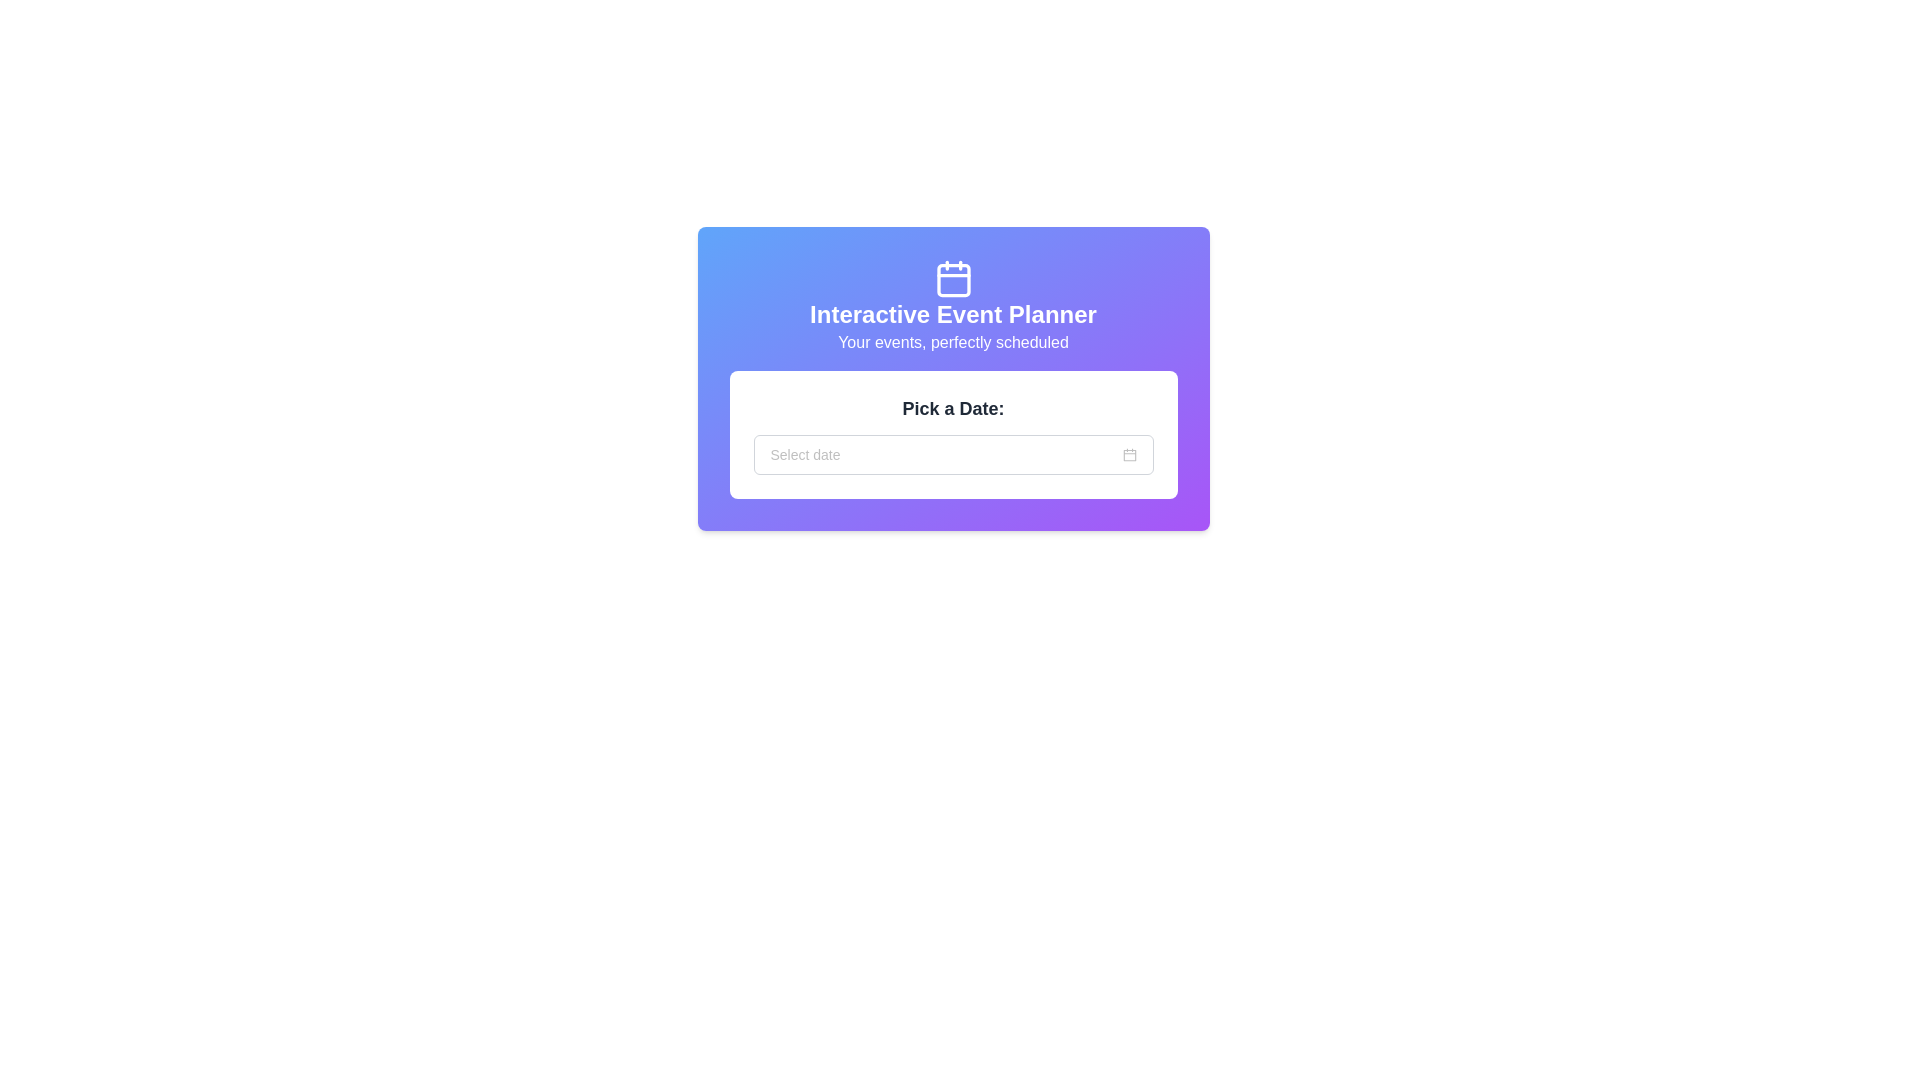 The image size is (1920, 1080). What do you see at coordinates (952, 278) in the screenshot?
I see `the decorative icon associated with the 'Interactive Event Planner' section, which is centrally positioned at the top and above the text lines` at bounding box center [952, 278].